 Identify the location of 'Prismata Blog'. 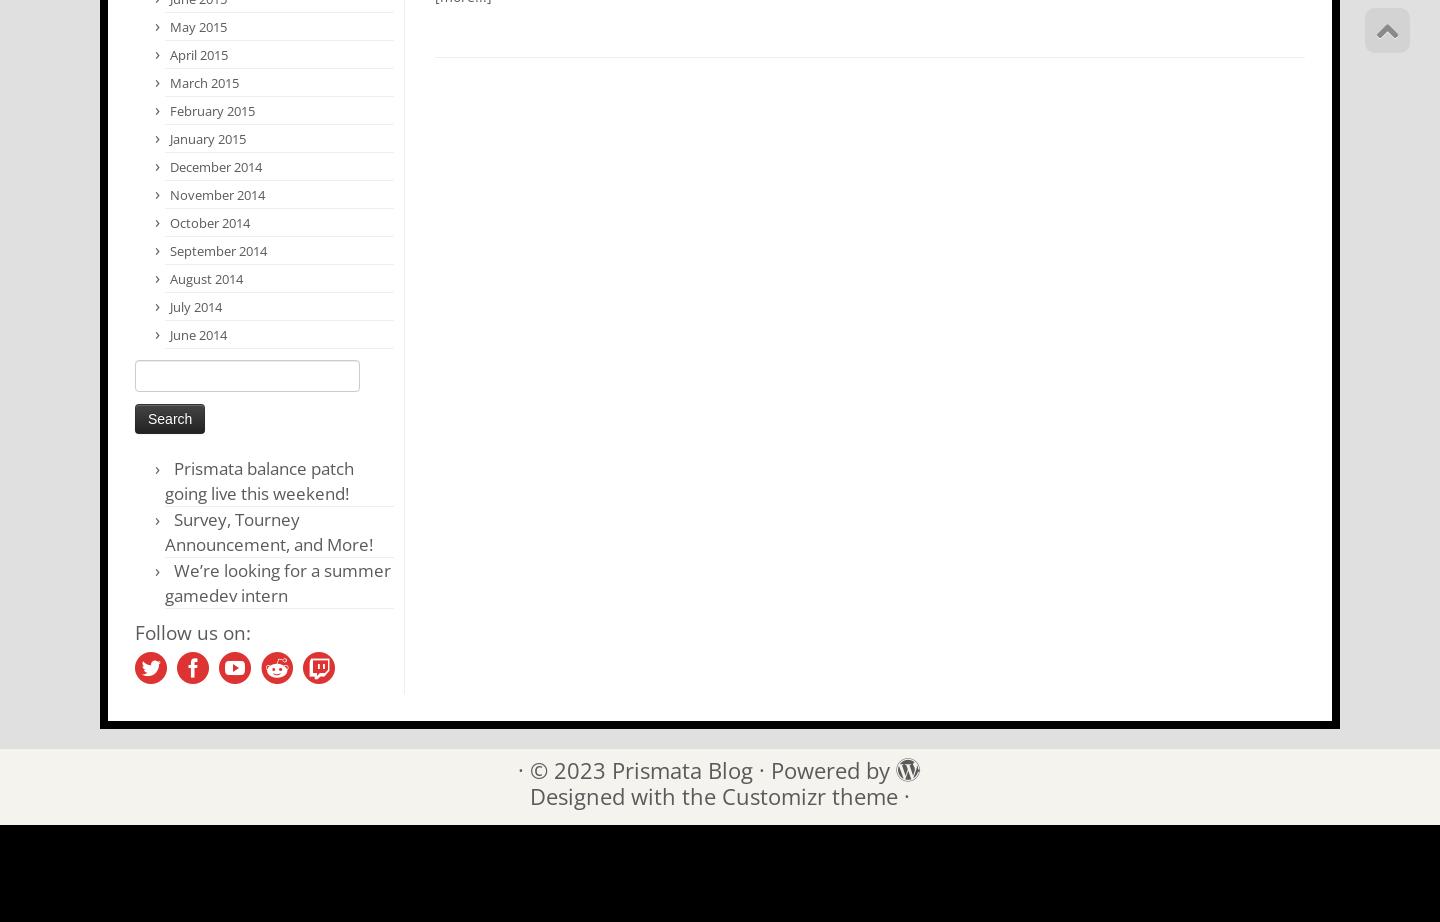
(611, 768).